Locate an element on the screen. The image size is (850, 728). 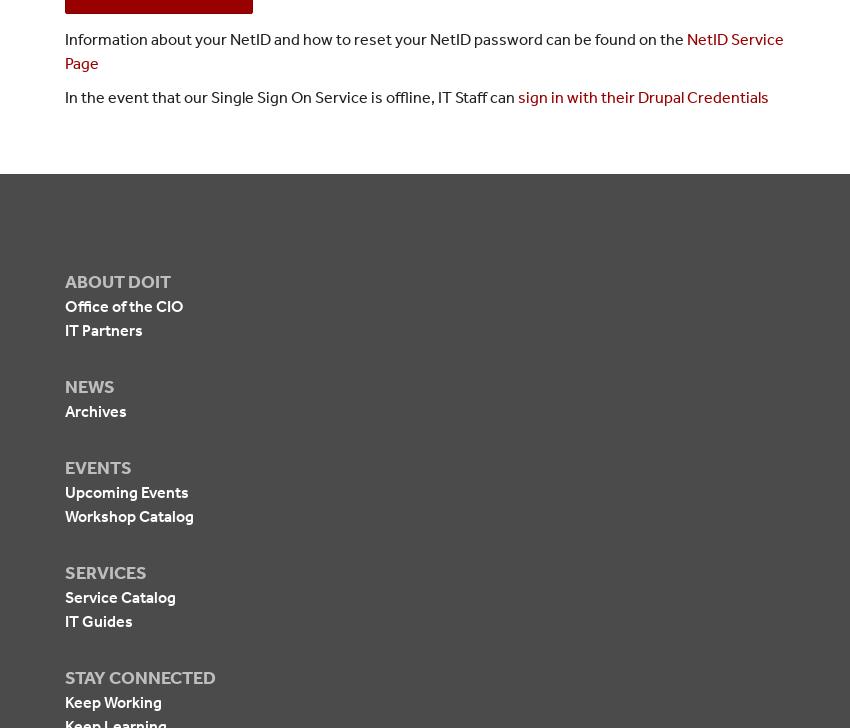
'Archives' is located at coordinates (94, 410).